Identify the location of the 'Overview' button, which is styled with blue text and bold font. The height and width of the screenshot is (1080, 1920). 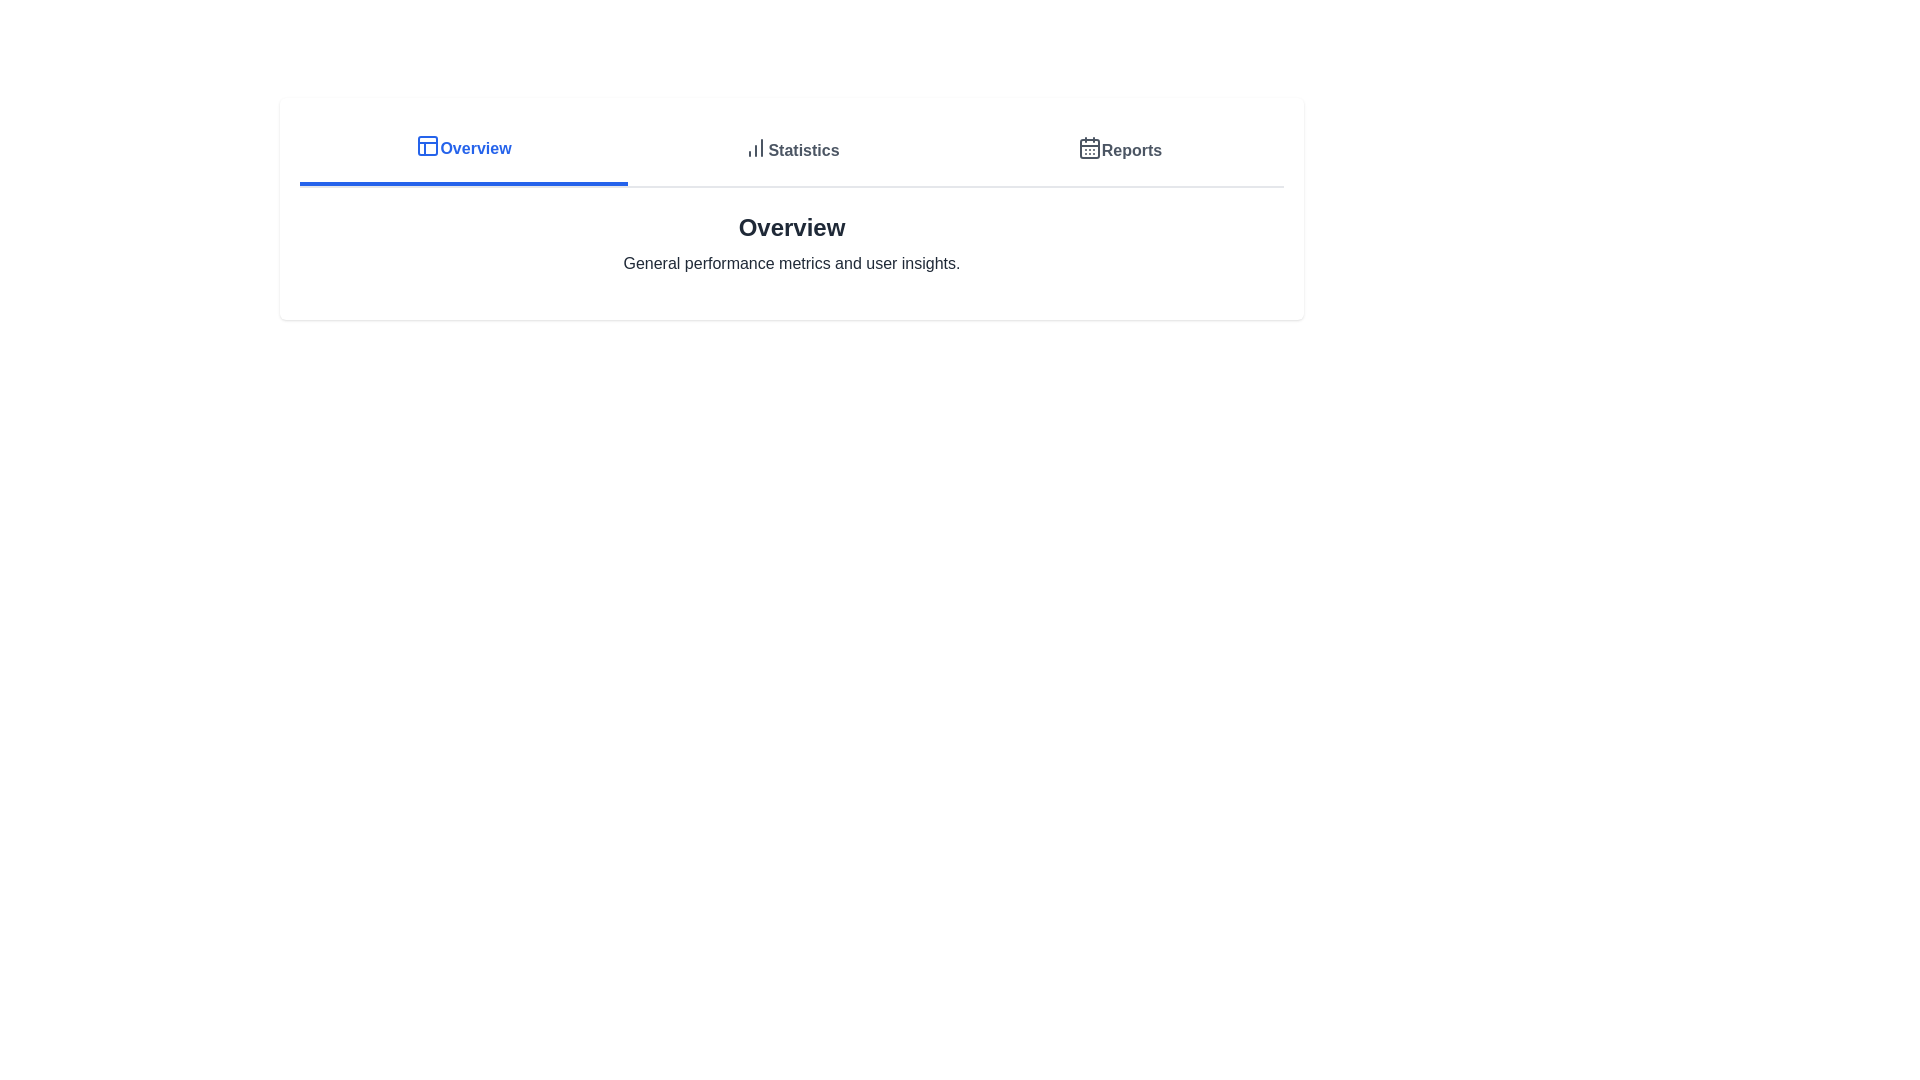
(463, 150).